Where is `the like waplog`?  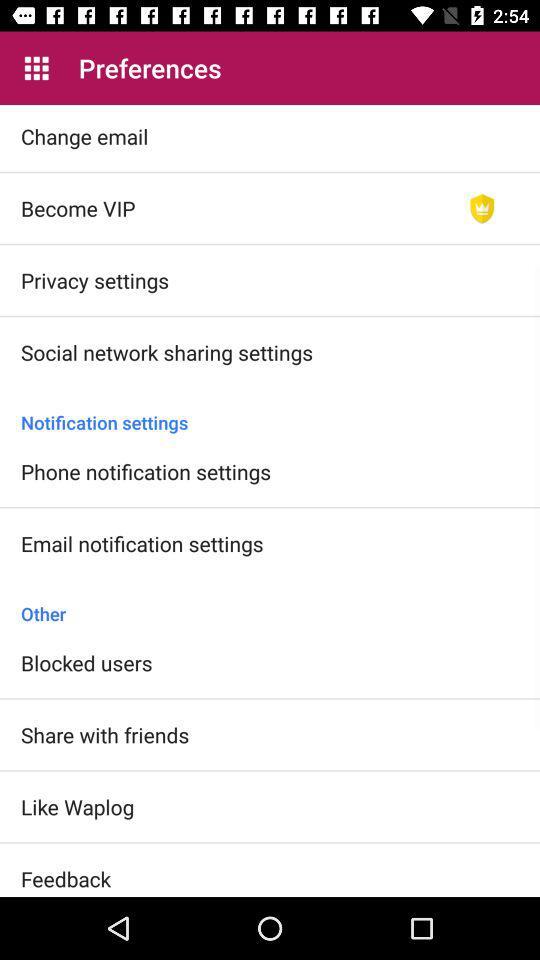 the like waplog is located at coordinates (76, 806).